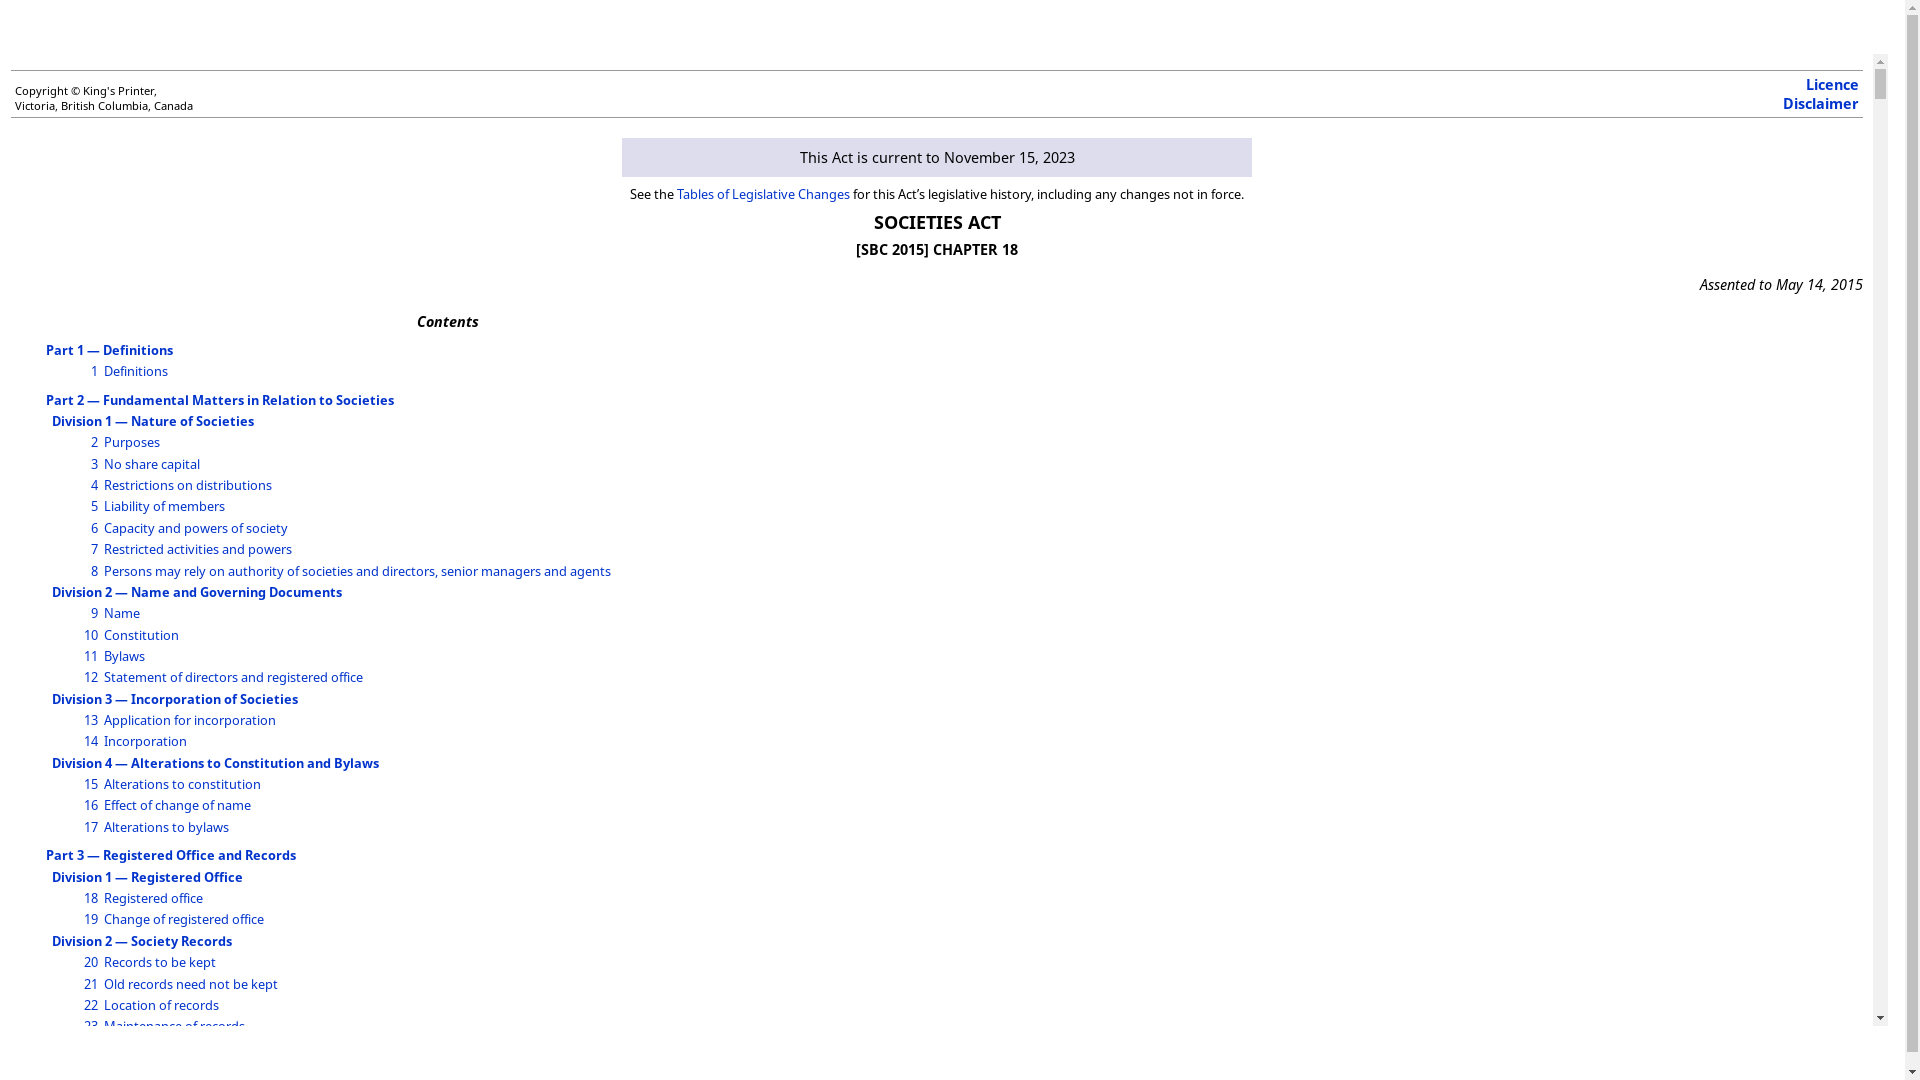 This screenshot has width=1920, height=1080. What do you see at coordinates (90, 1067) in the screenshot?
I see `'25'` at bounding box center [90, 1067].